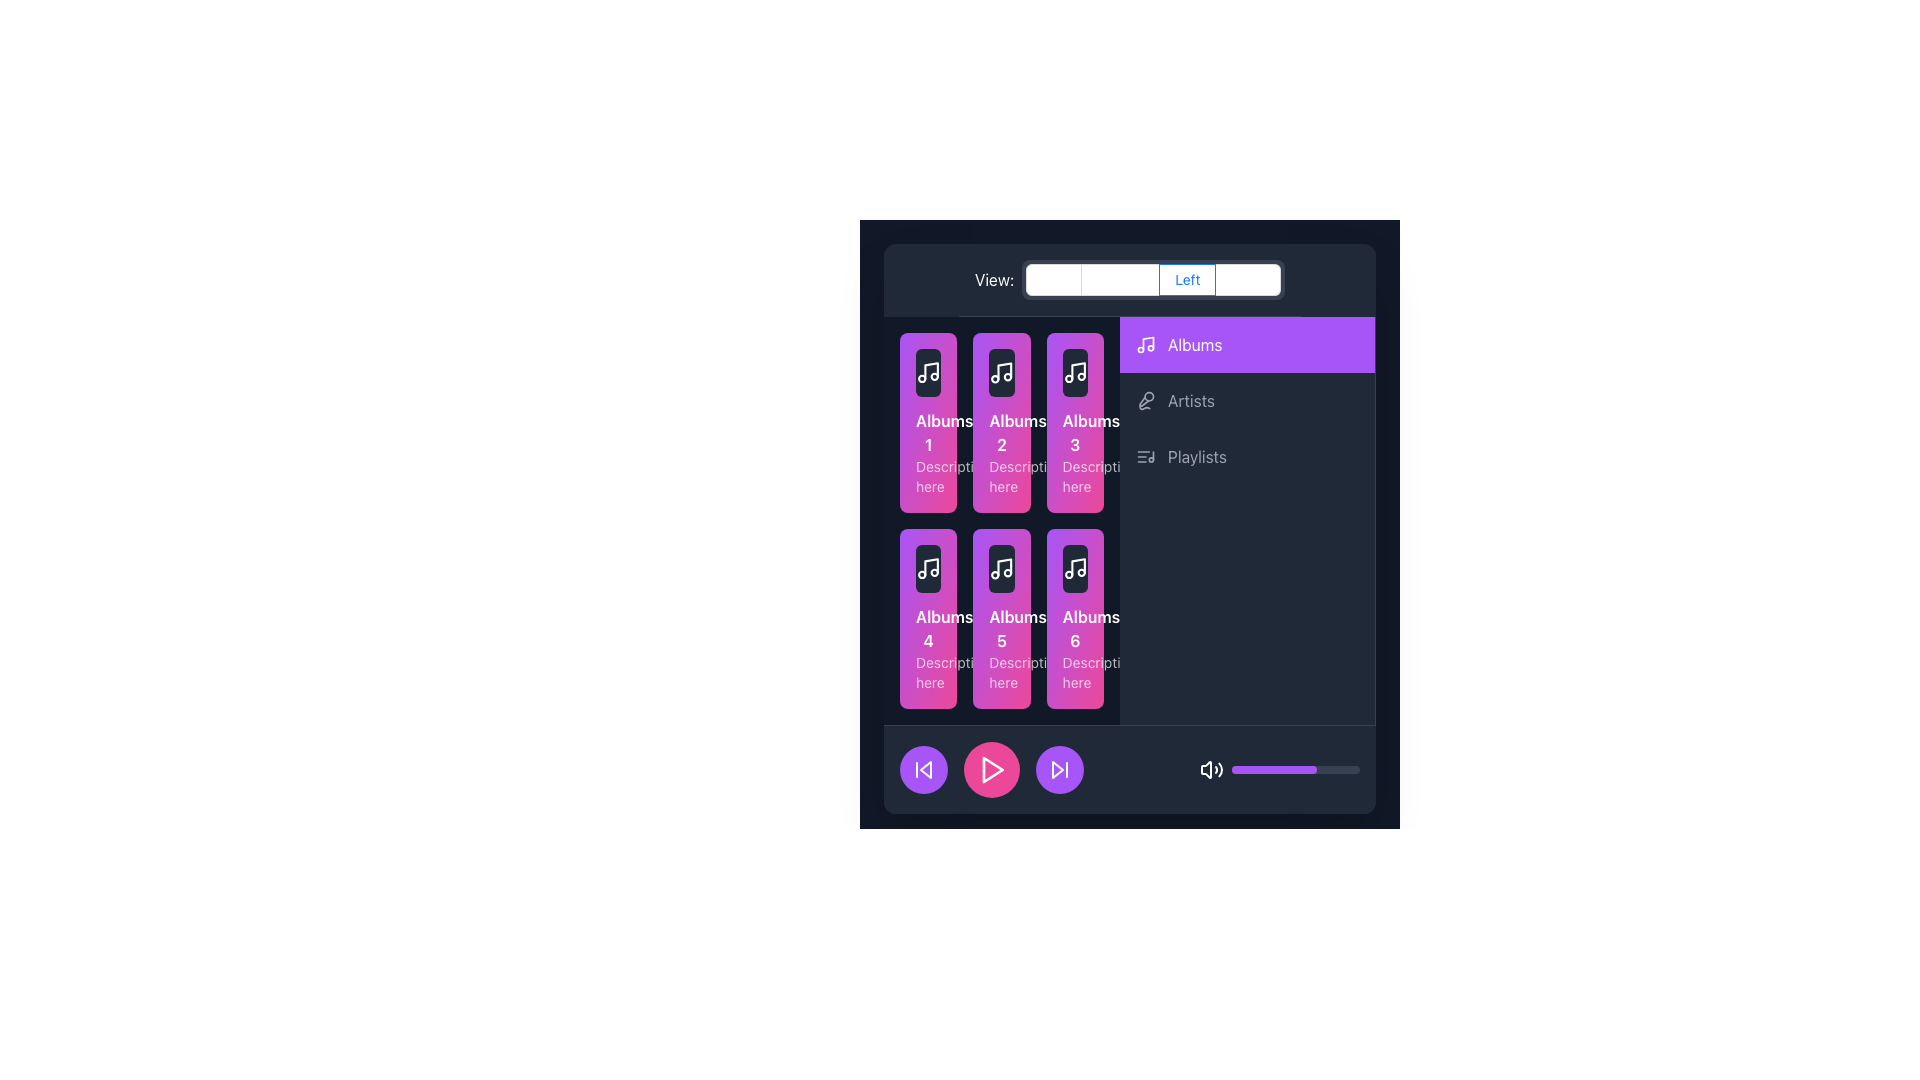 This screenshot has height=1080, width=1920. I want to click on the purple progress bar segment that occupies two-thirds of the light gray progress bar at the bottom section of the interface, so click(1273, 769).